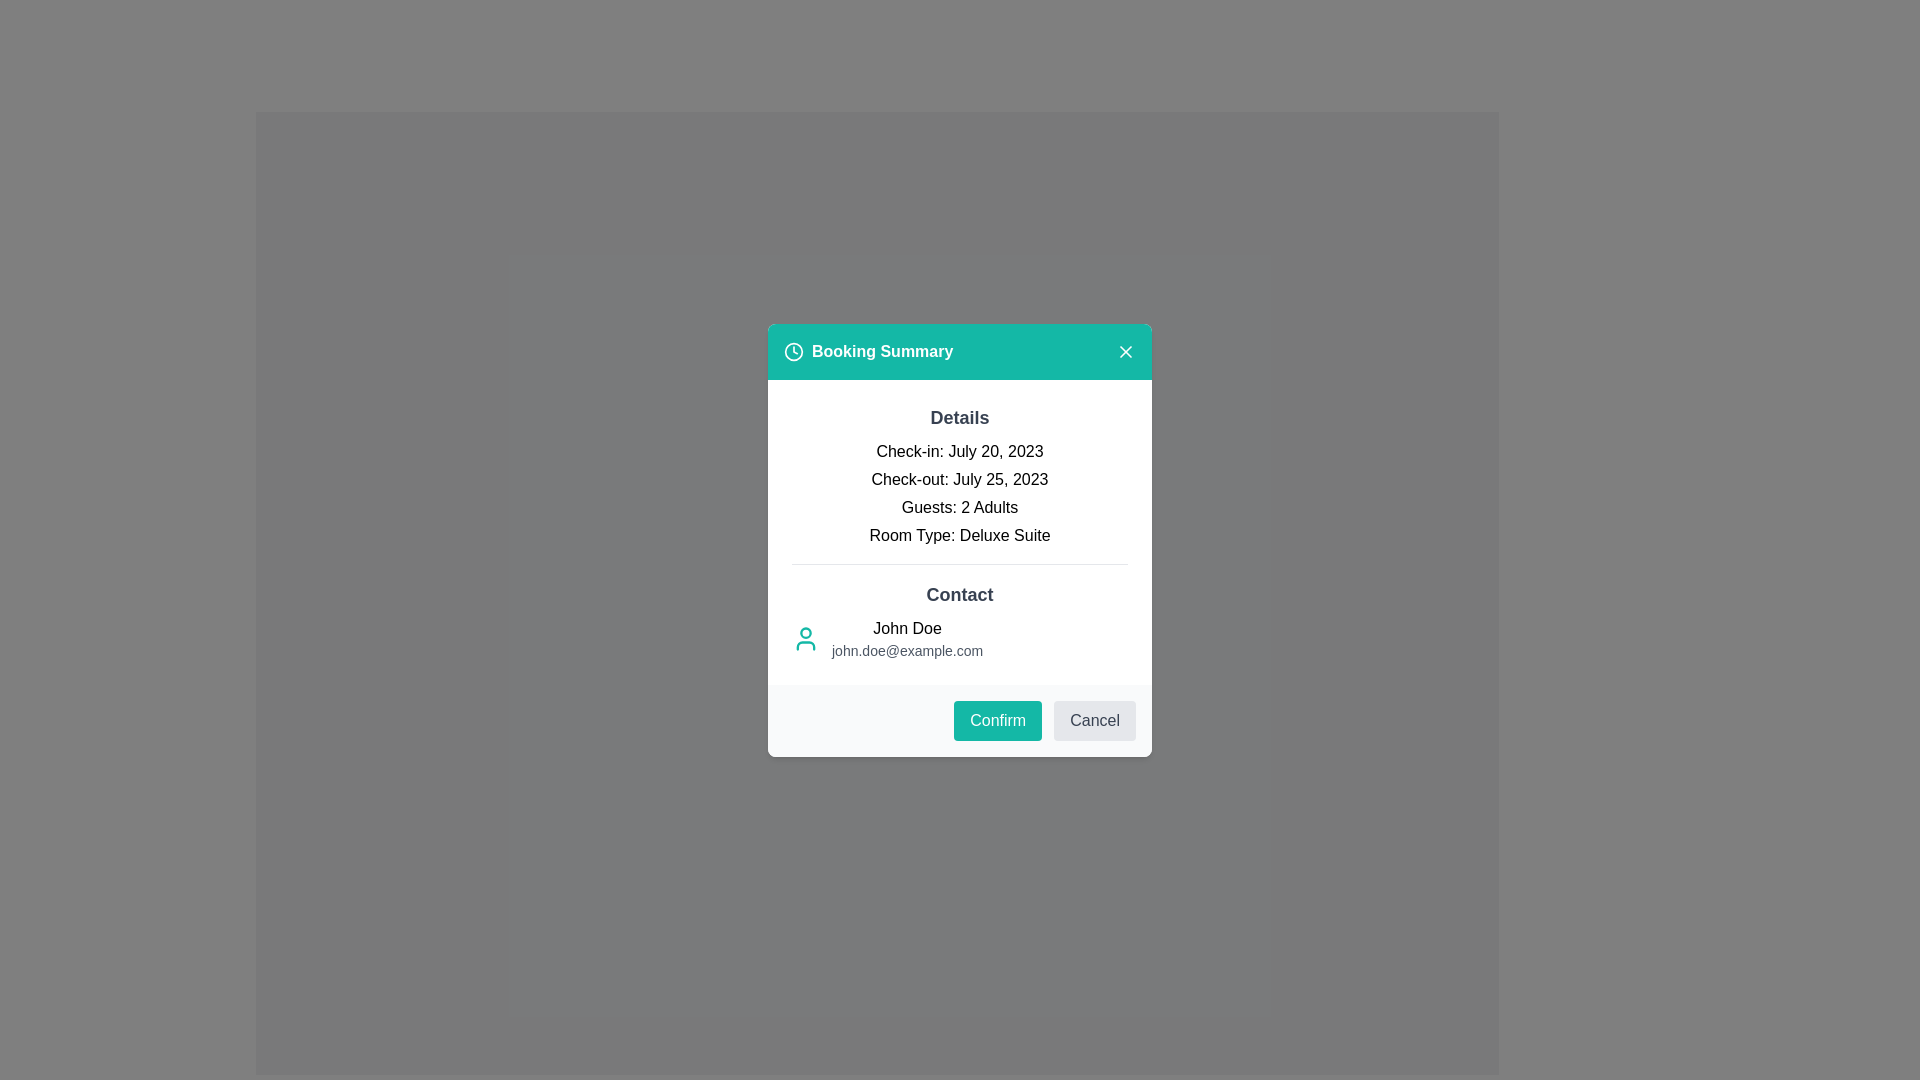 This screenshot has width=1920, height=1080. What do you see at coordinates (960, 479) in the screenshot?
I see `the text label displaying 'Check-out: July 25, 2023', which is part of the 'Booking Summary' dialog box and positioned below 'Check-in: July 20, 2023'` at bounding box center [960, 479].